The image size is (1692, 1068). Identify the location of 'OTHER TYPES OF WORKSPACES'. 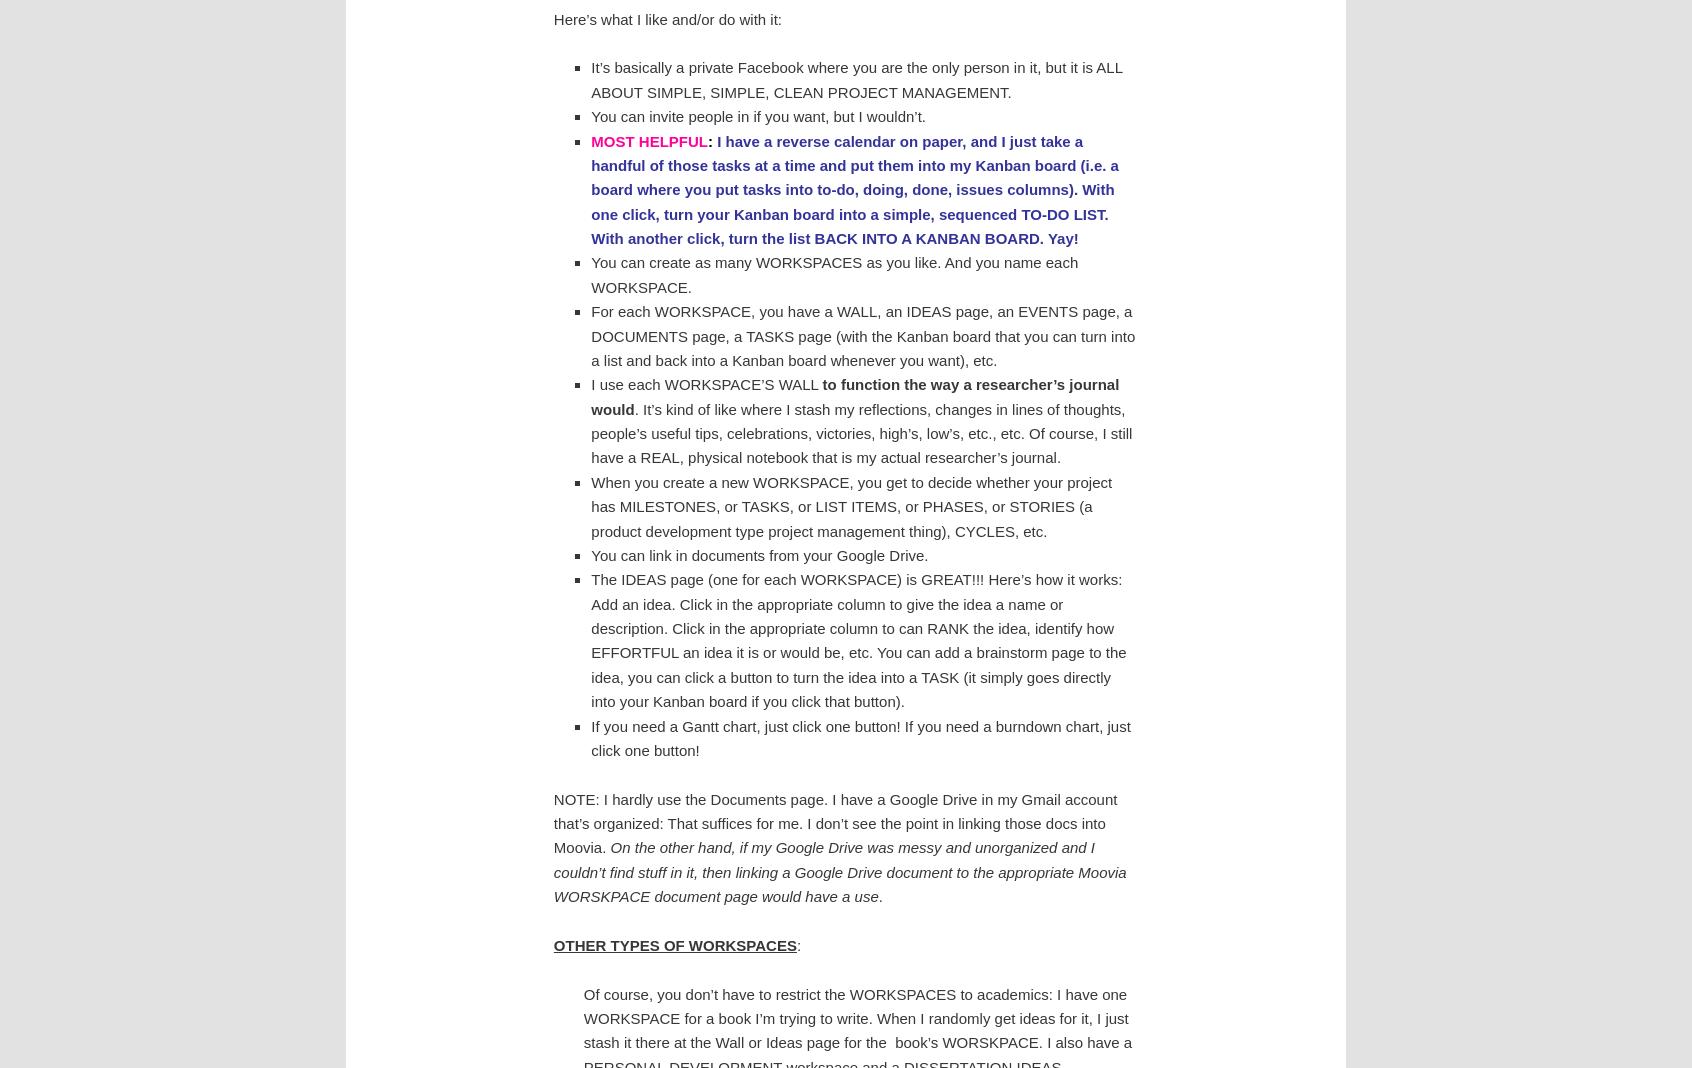
(552, 944).